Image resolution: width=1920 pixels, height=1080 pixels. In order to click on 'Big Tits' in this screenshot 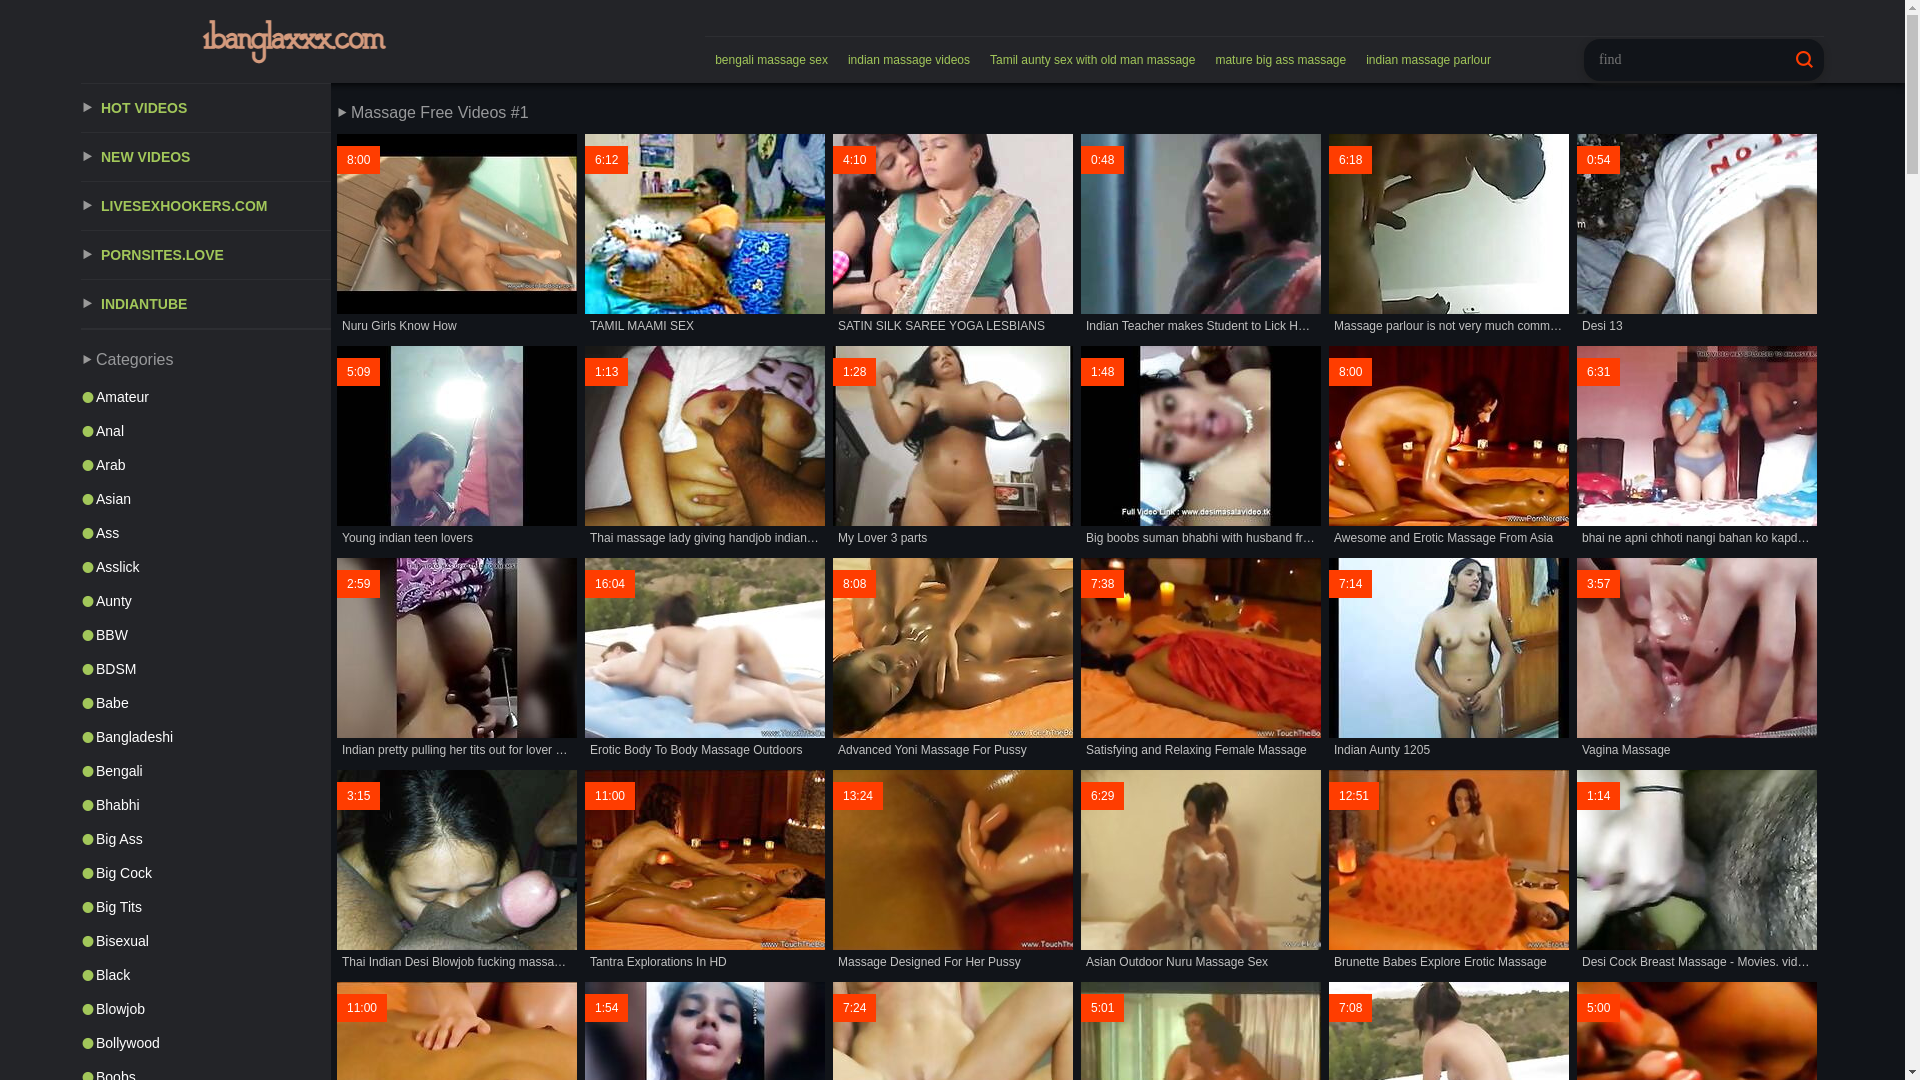, I will do `click(206, 906)`.